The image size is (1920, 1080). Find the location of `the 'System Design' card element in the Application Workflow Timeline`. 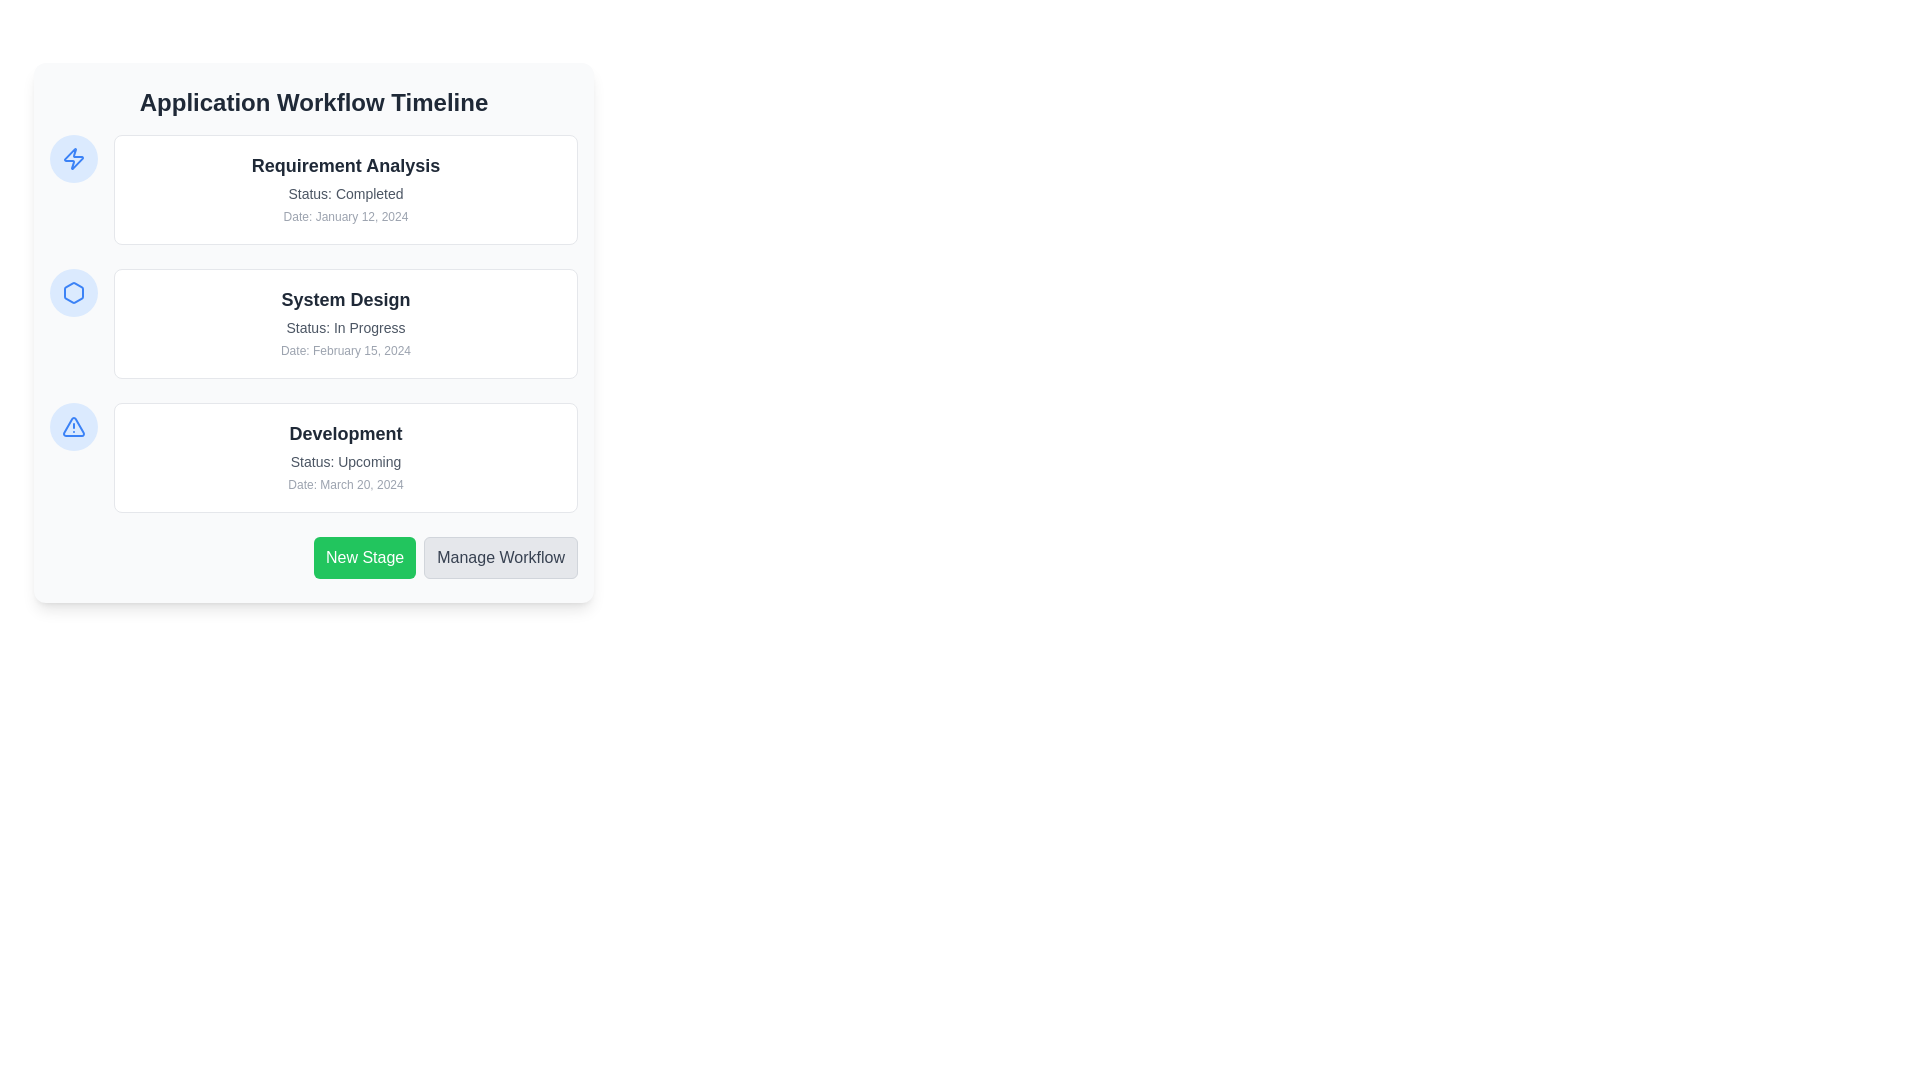

the 'System Design' card element in the Application Workflow Timeline is located at coordinates (312, 323).